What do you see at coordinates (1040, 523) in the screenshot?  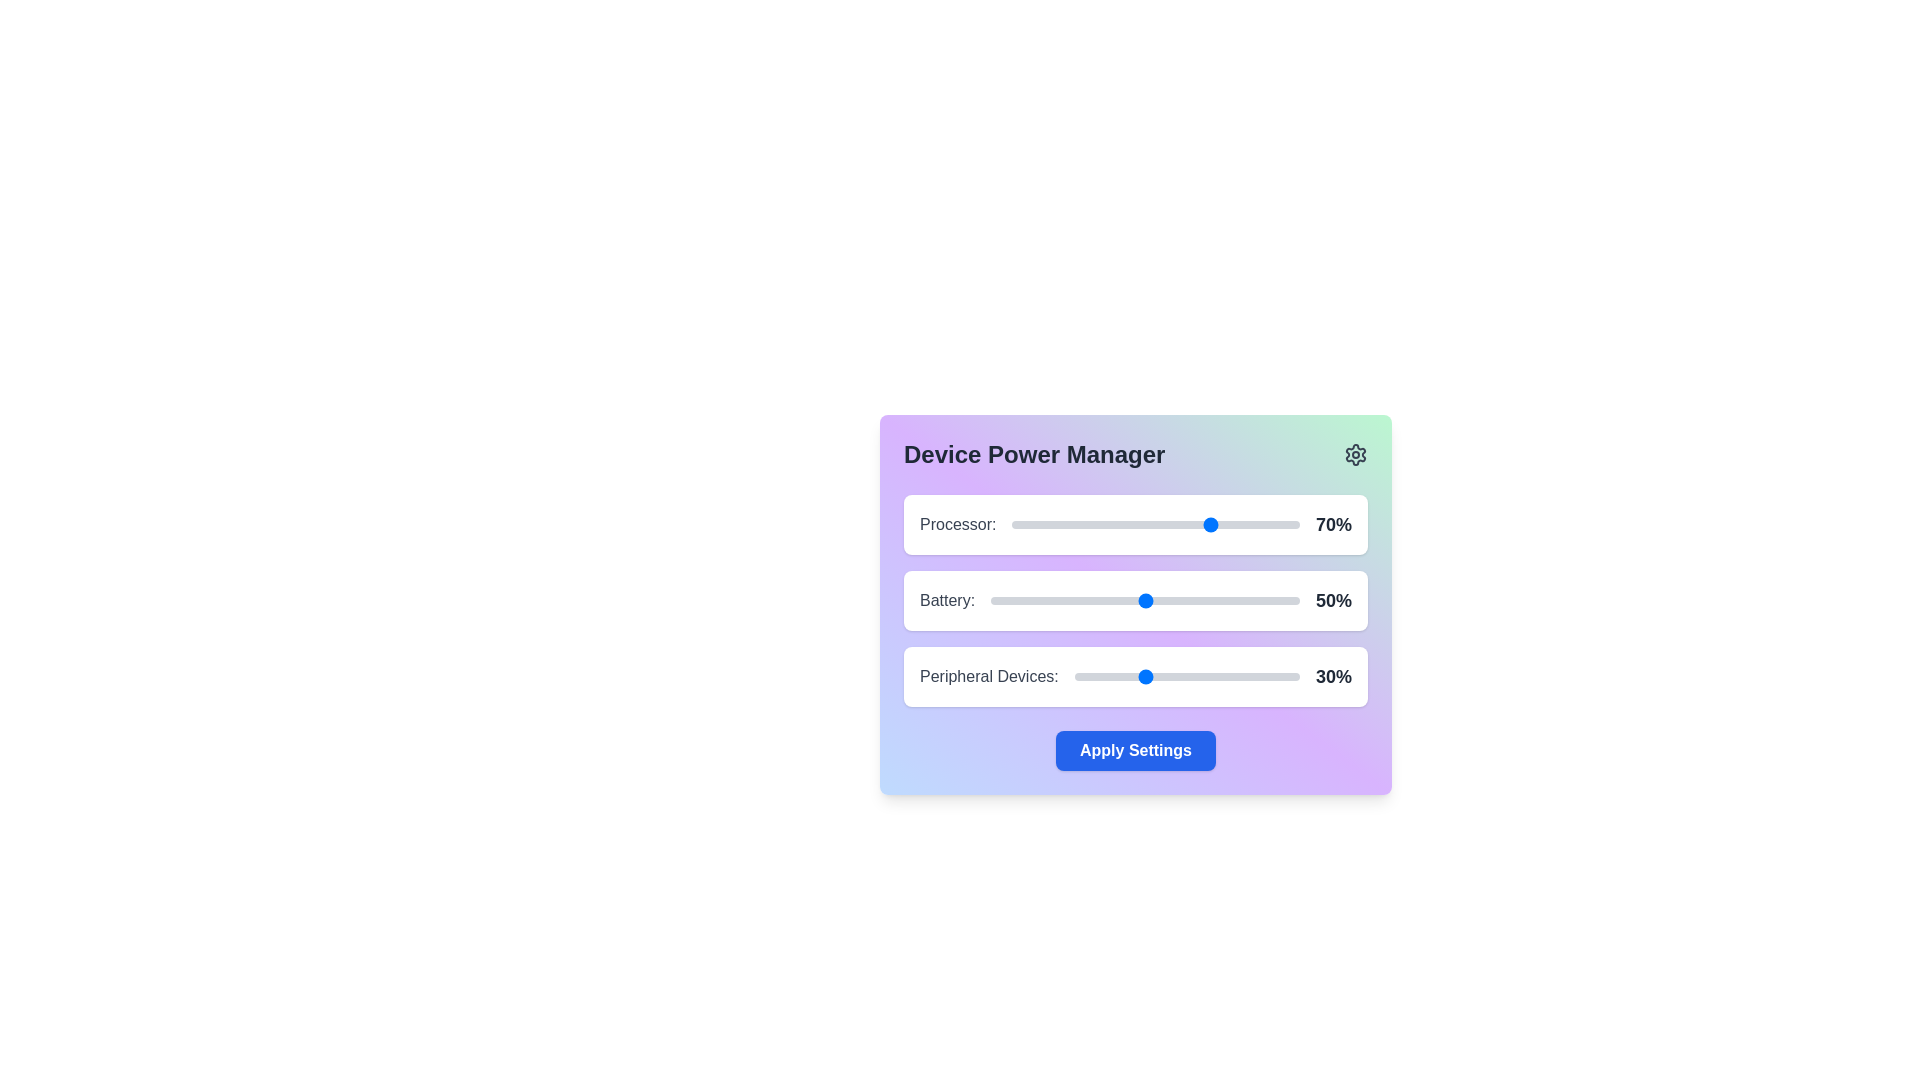 I see `the 'Processor' slider to 10% power` at bounding box center [1040, 523].